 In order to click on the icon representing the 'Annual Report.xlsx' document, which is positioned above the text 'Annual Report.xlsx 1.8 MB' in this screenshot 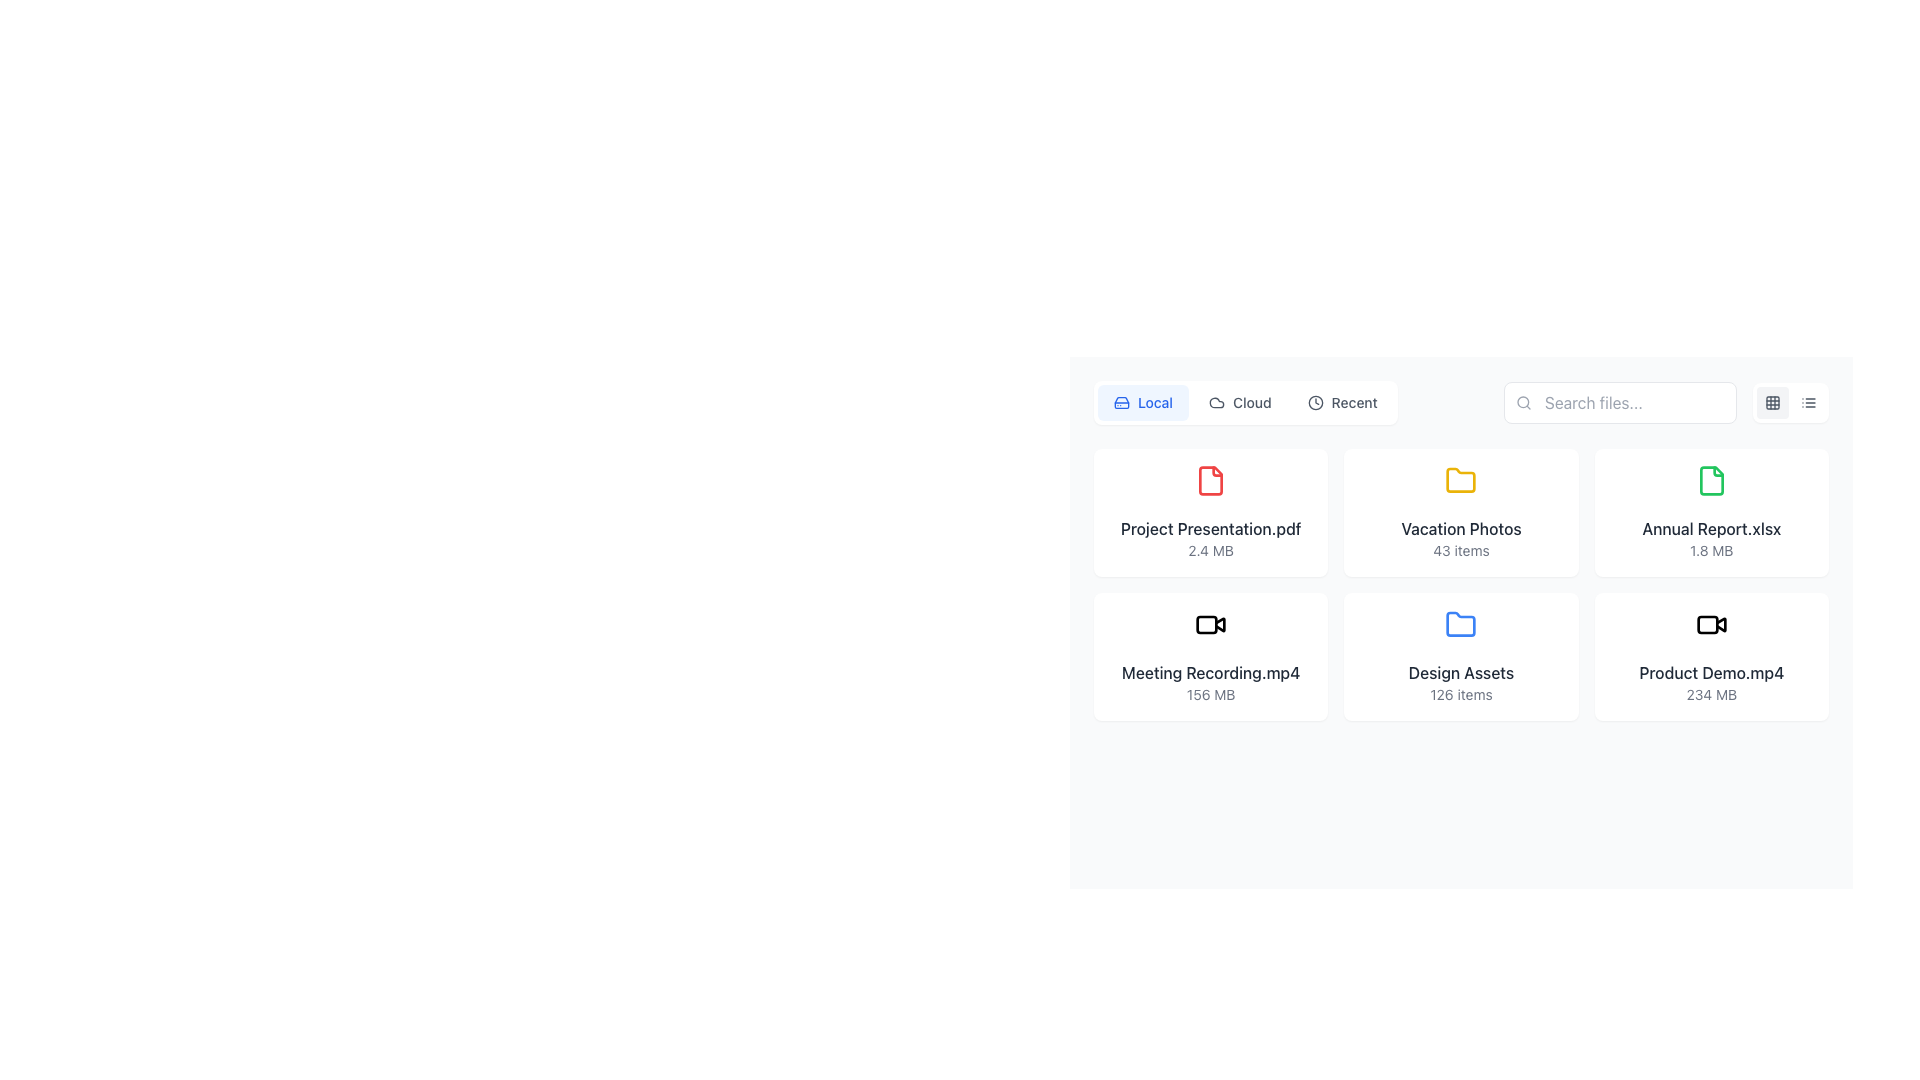, I will do `click(1710, 481)`.